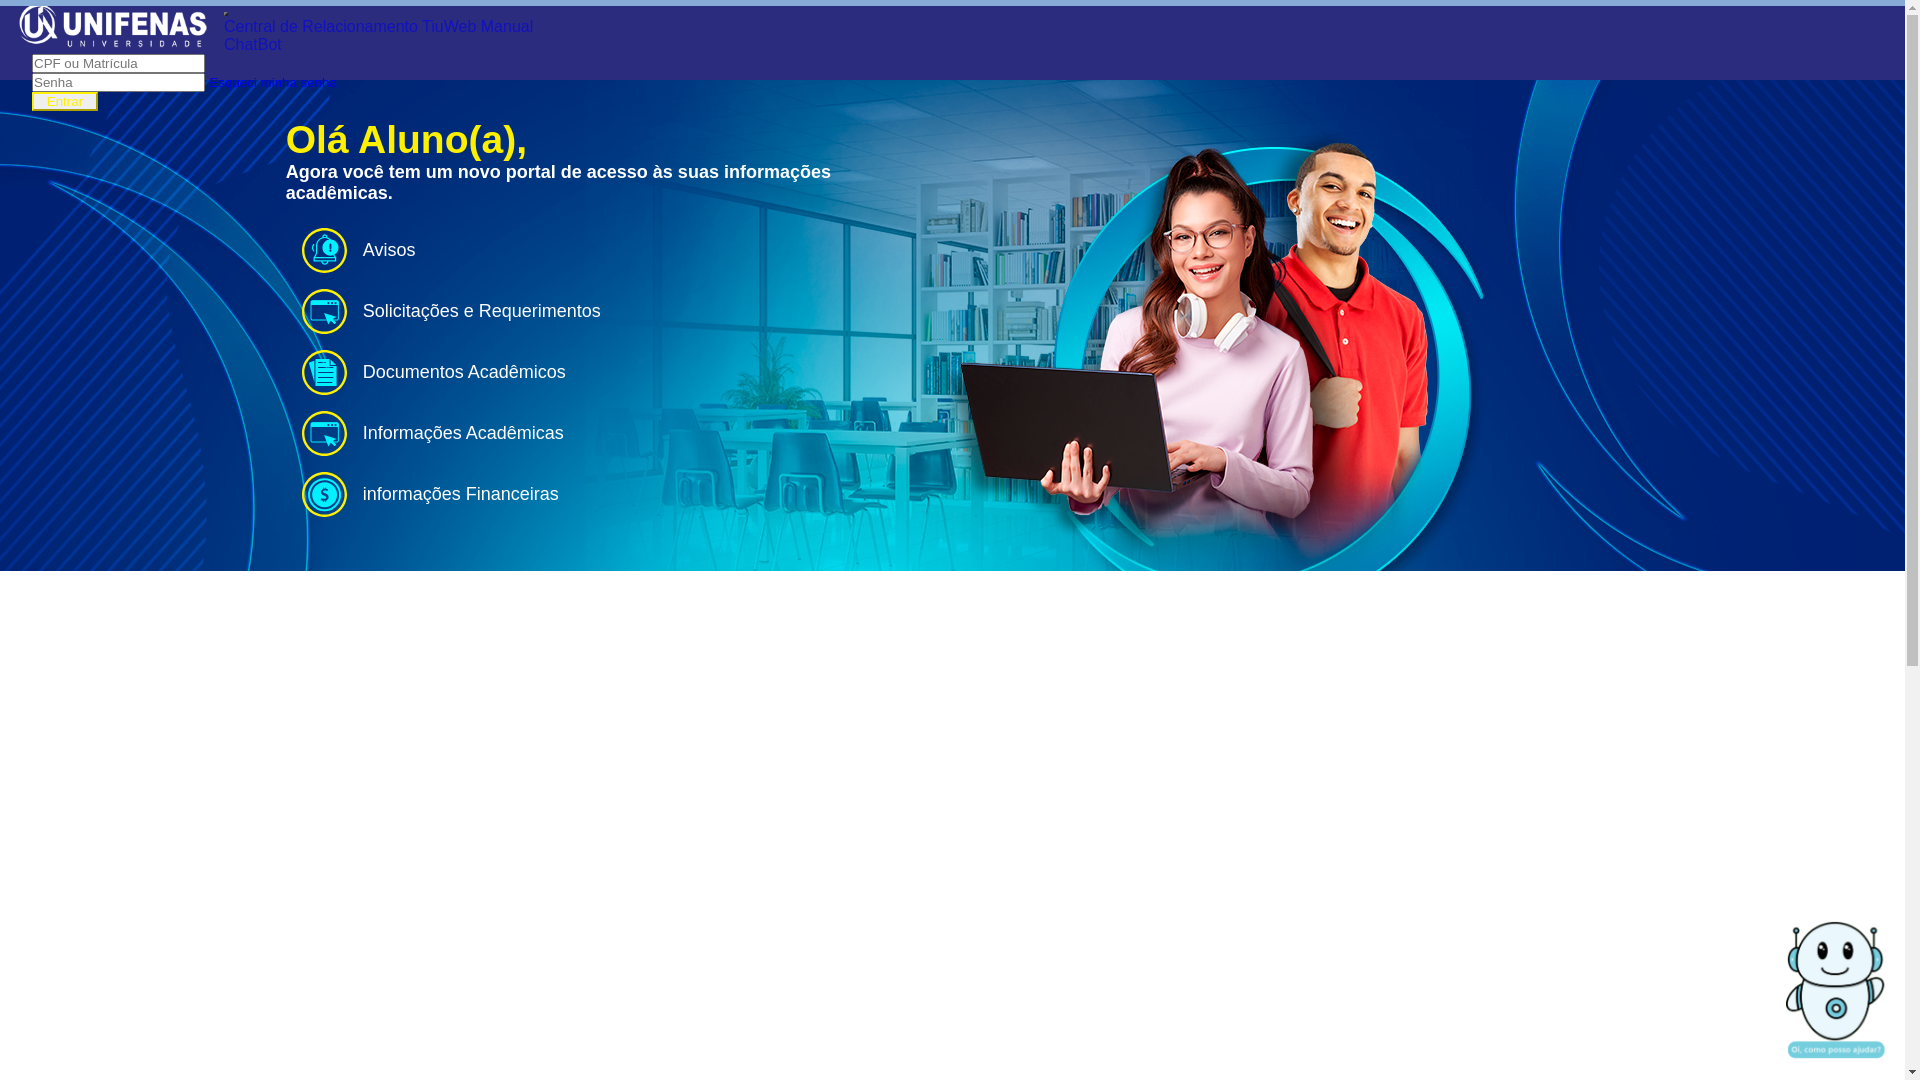  What do you see at coordinates (271, 80) in the screenshot?
I see `'Esqueci minha senha'` at bounding box center [271, 80].